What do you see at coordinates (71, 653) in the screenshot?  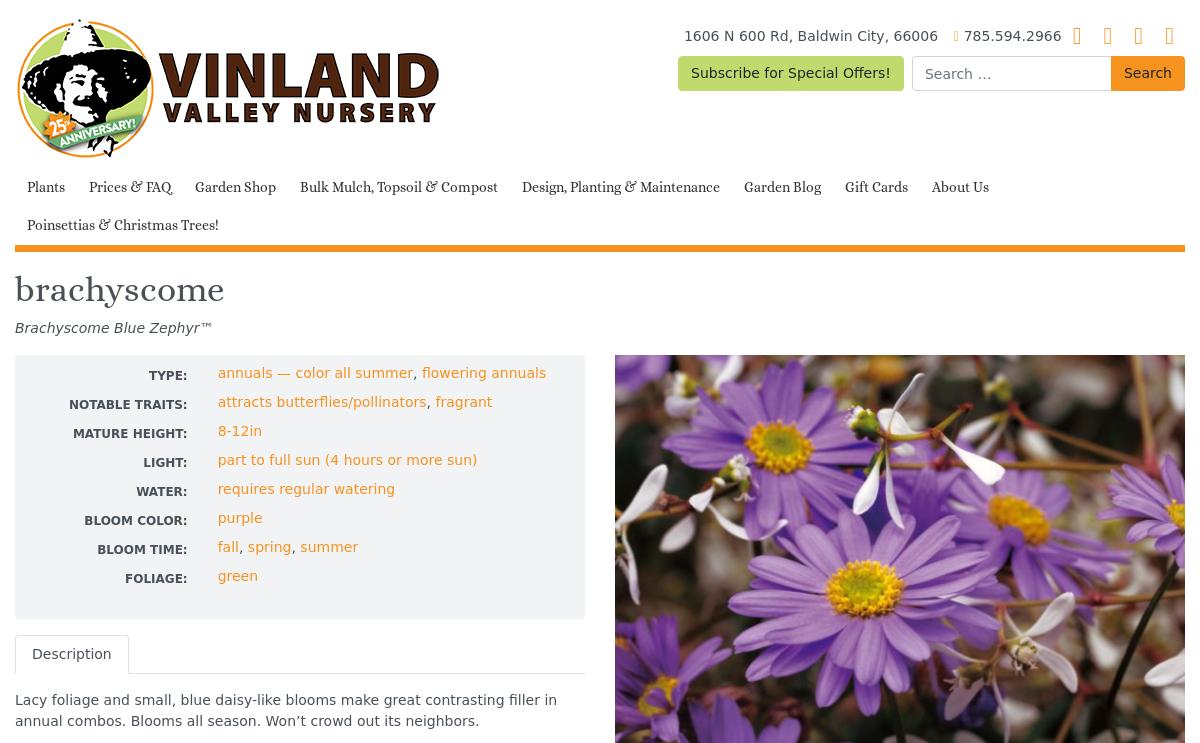 I see `'Description'` at bounding box center [71, 653].